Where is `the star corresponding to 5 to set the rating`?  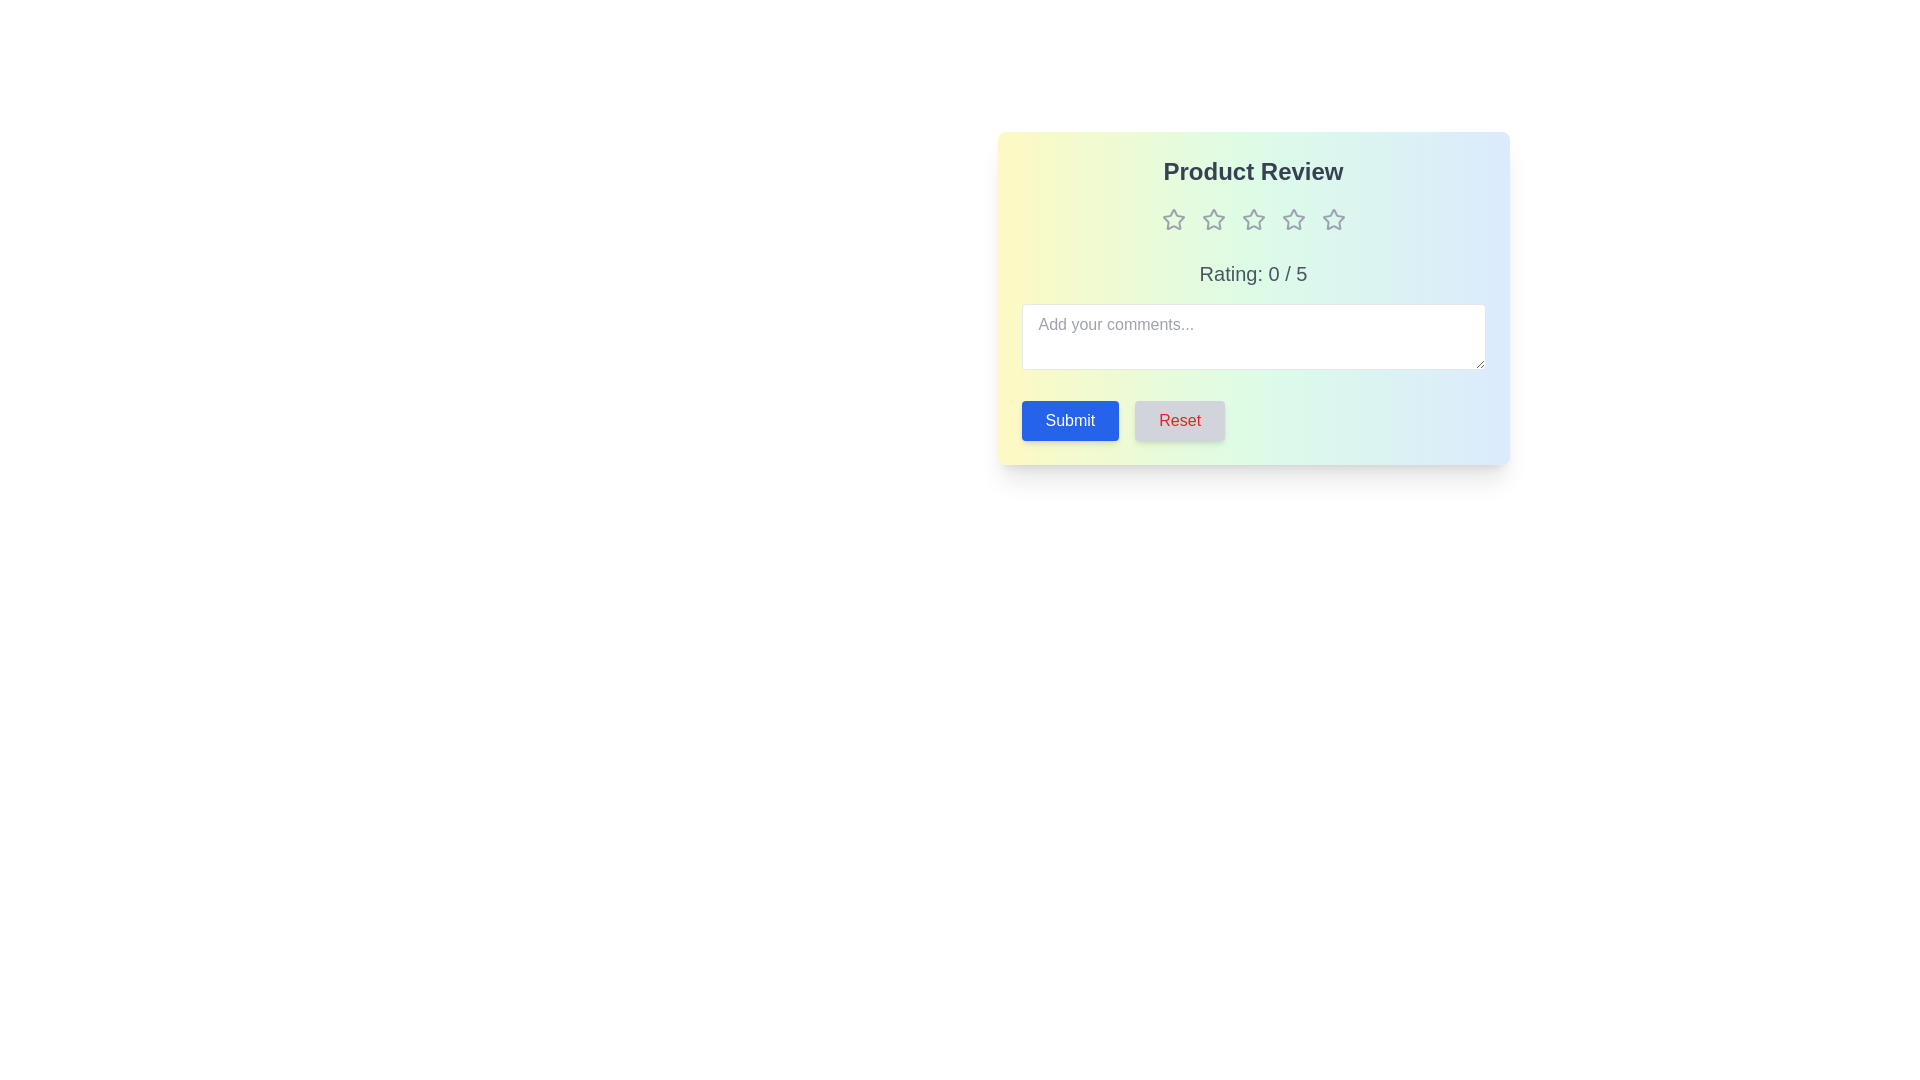
the star corresponding to 5 to set the rating is located at coordinates (1333, 219).